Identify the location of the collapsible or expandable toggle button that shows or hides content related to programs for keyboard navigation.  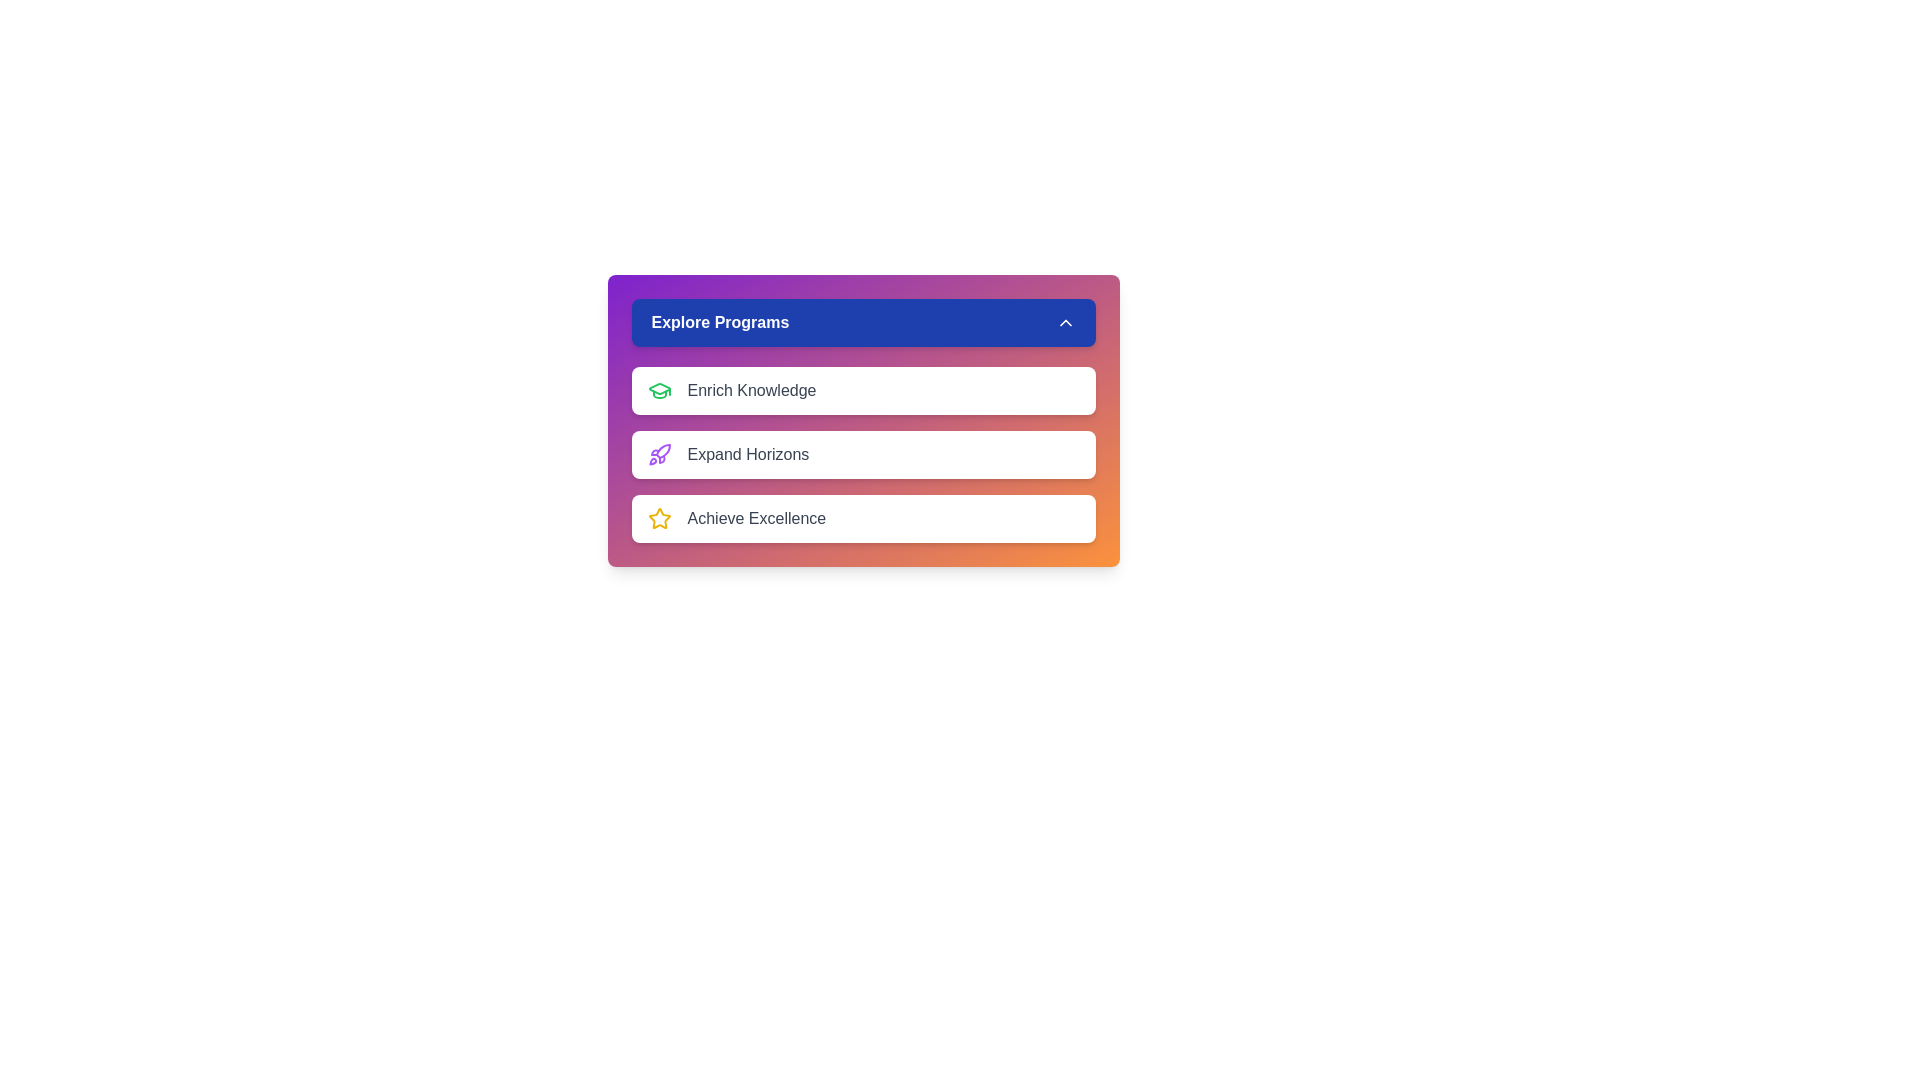
(863, 322).